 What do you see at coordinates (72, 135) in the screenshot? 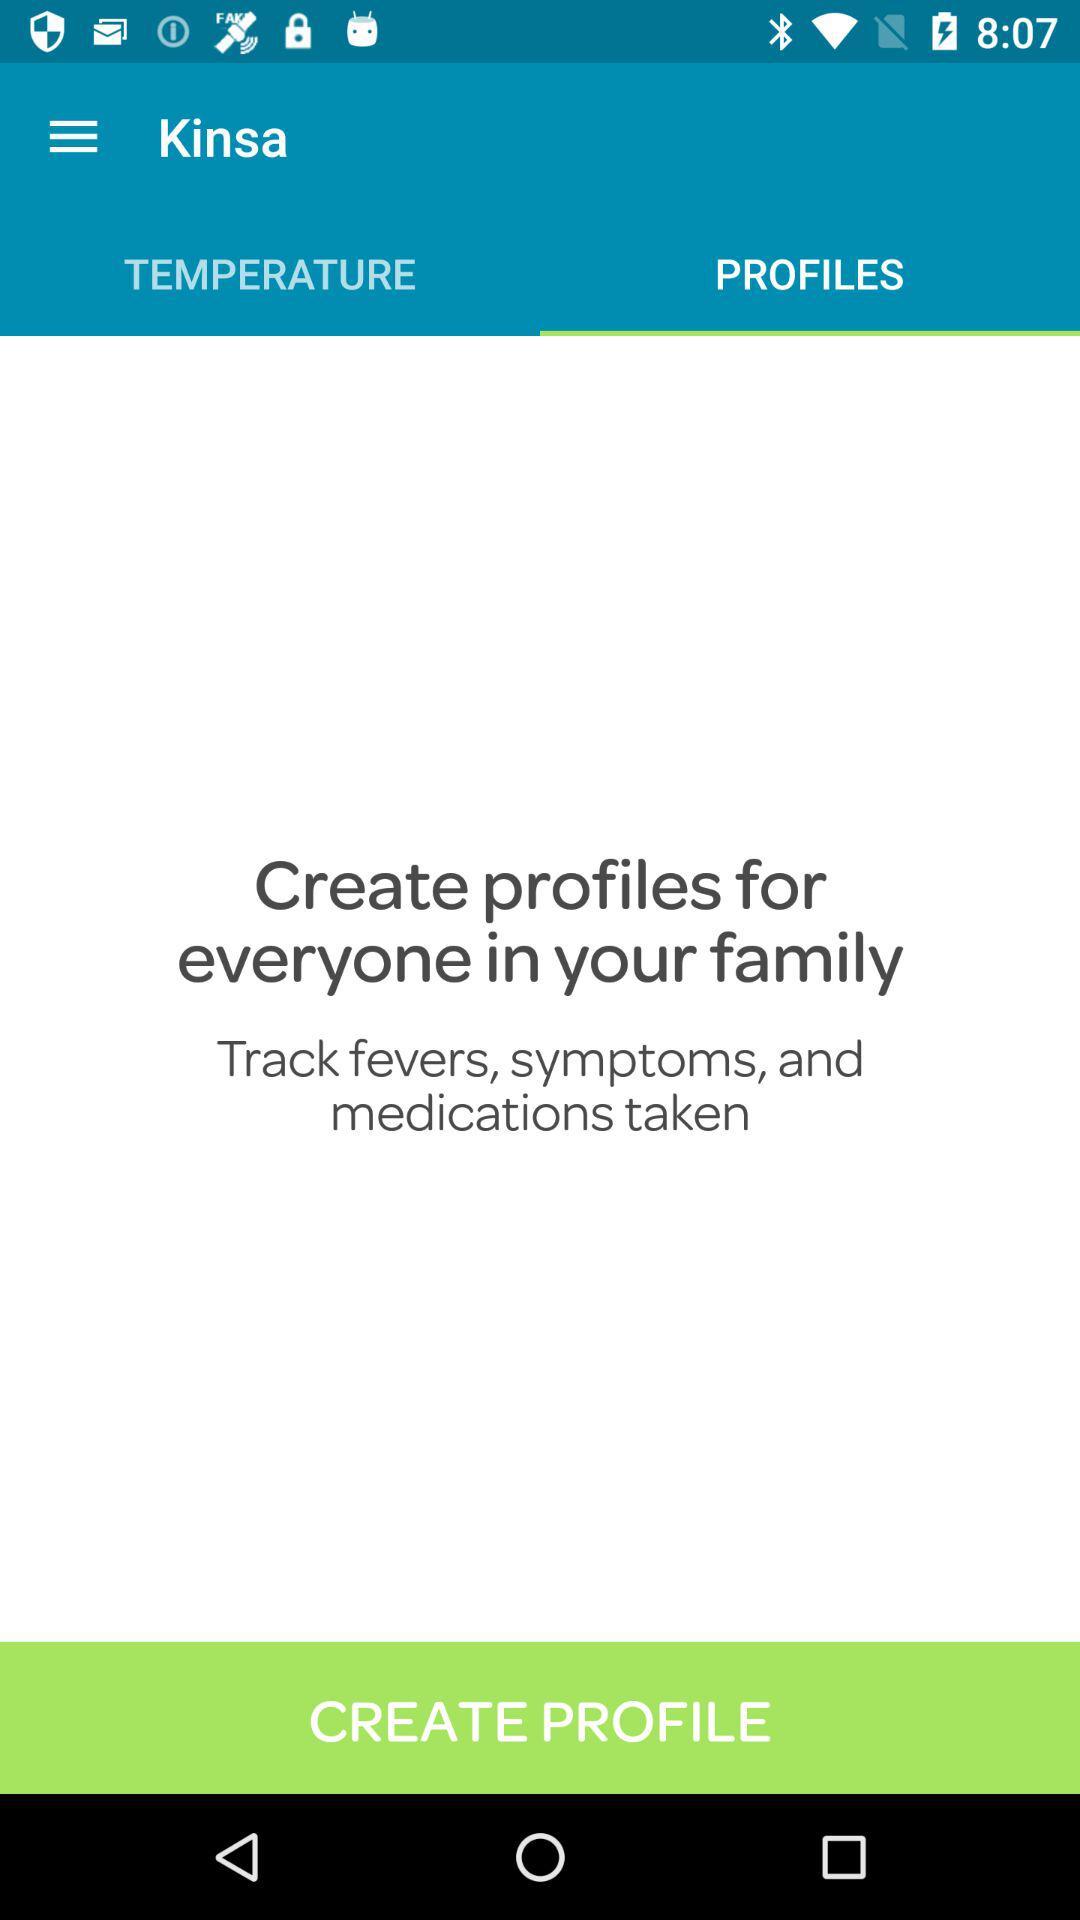
I see `the item next to kinsa app` at bounding box center [72, 135].